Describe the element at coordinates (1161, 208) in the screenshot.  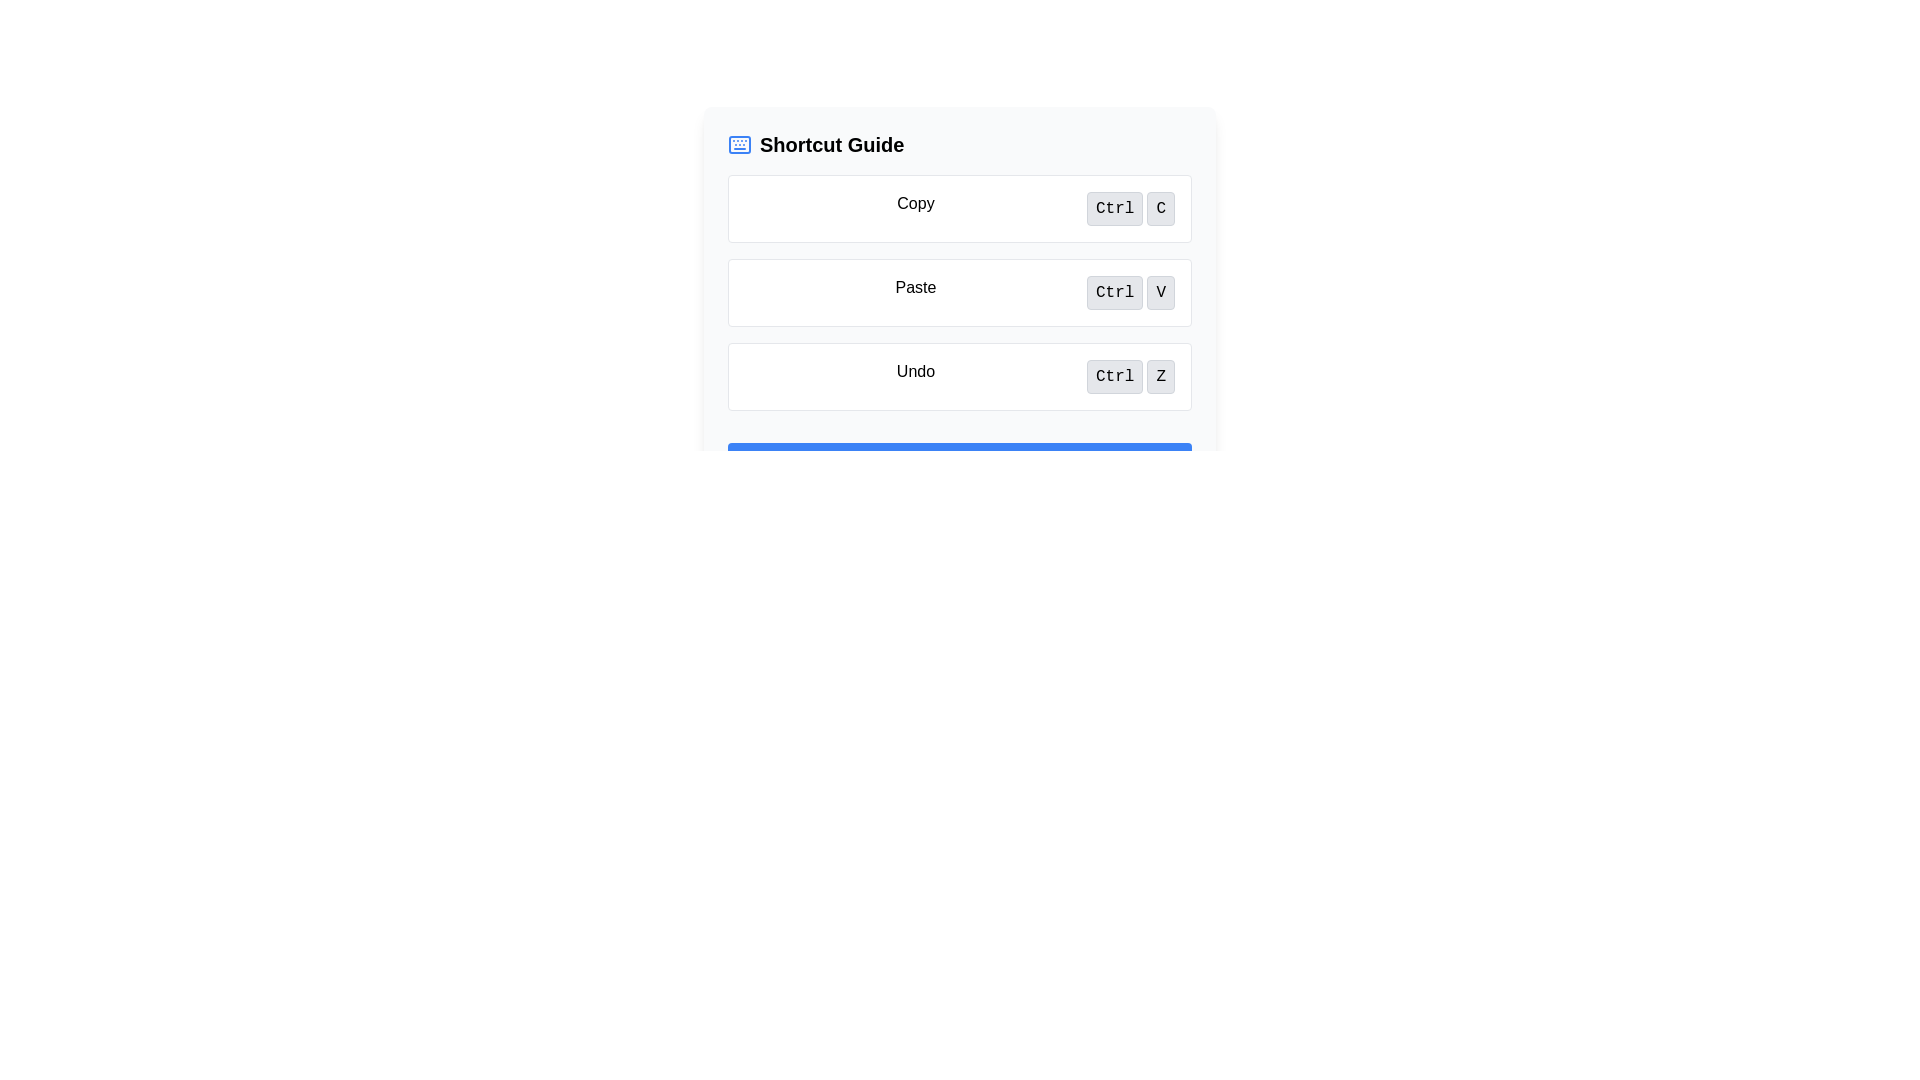
I see `the text label styled as a button containing the letter 'C', which is visually consistent with other key-like elements and located in the top row among keyboard shortcuts, specifically in the rightmost position next to 'Ctrl'` at that location.